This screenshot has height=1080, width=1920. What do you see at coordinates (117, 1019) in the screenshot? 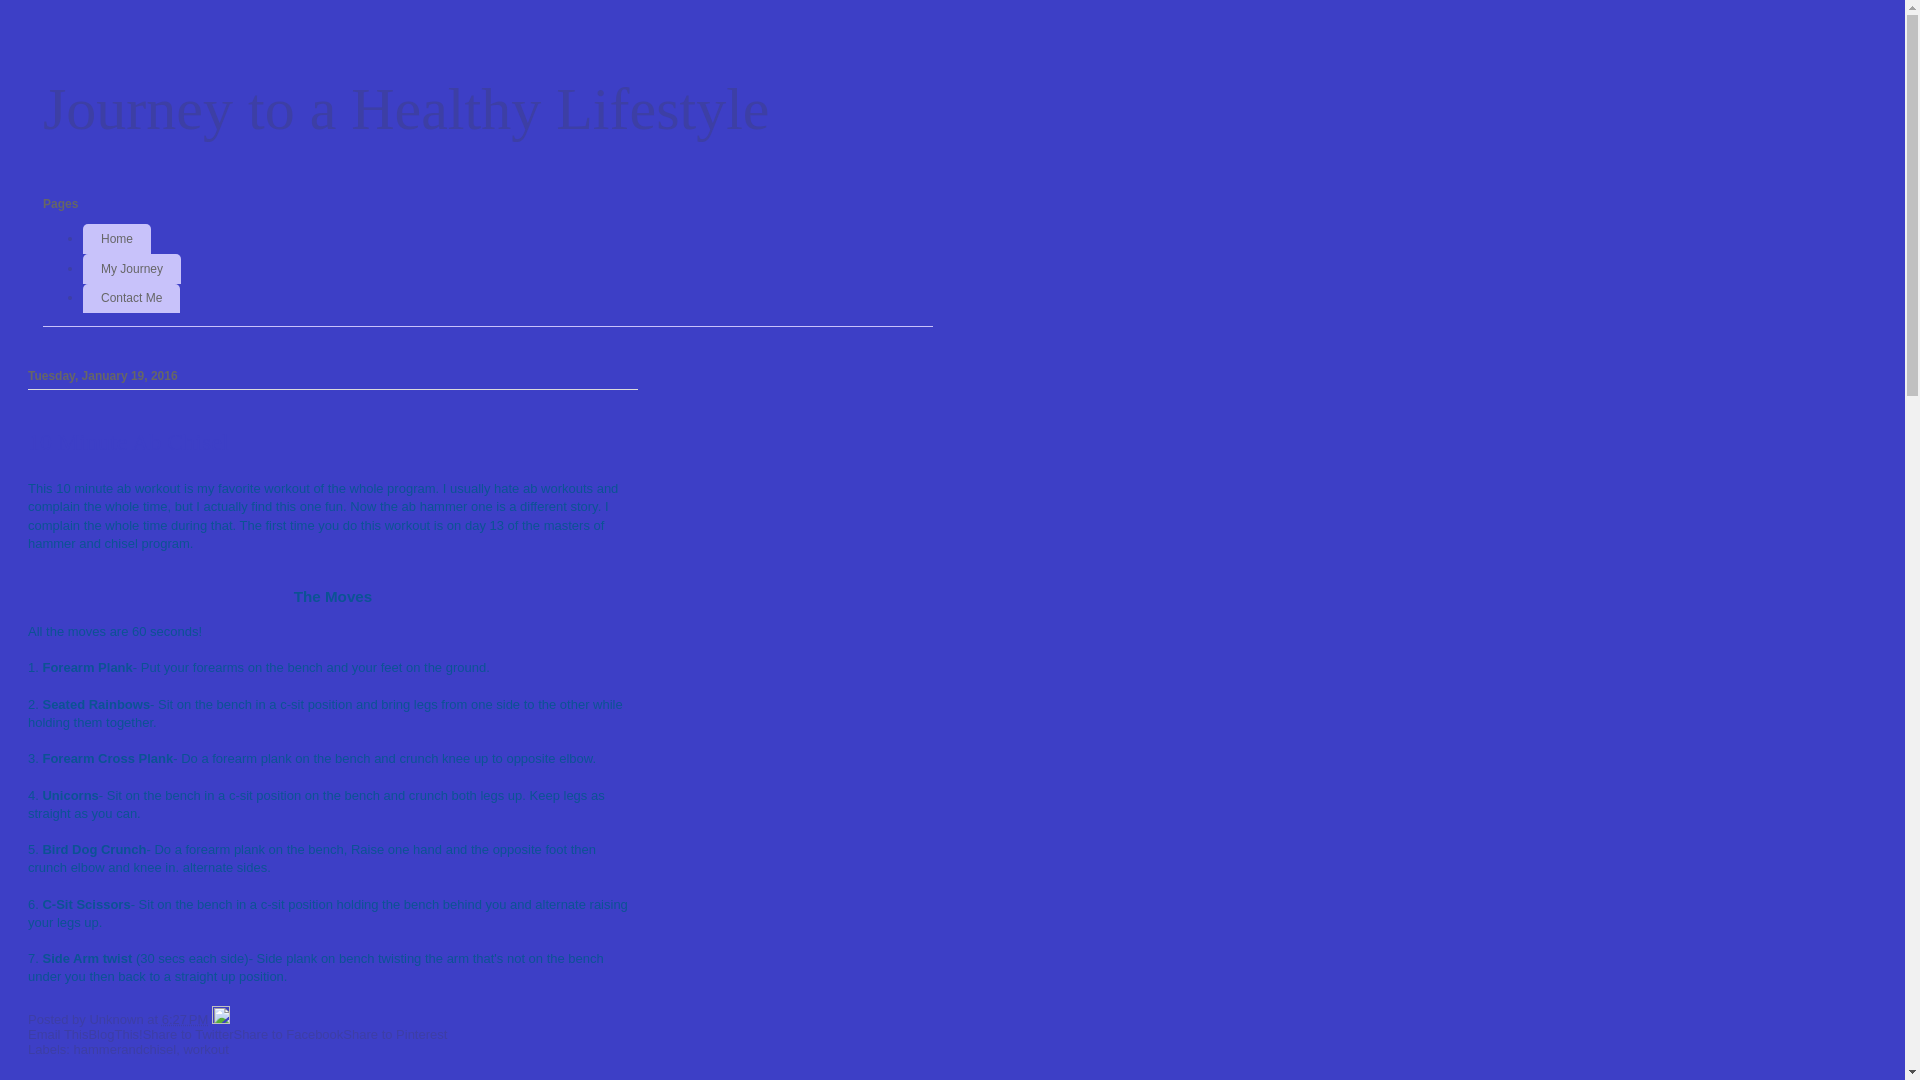
I see `'Unknown'` at bounding box center [117, 1019].